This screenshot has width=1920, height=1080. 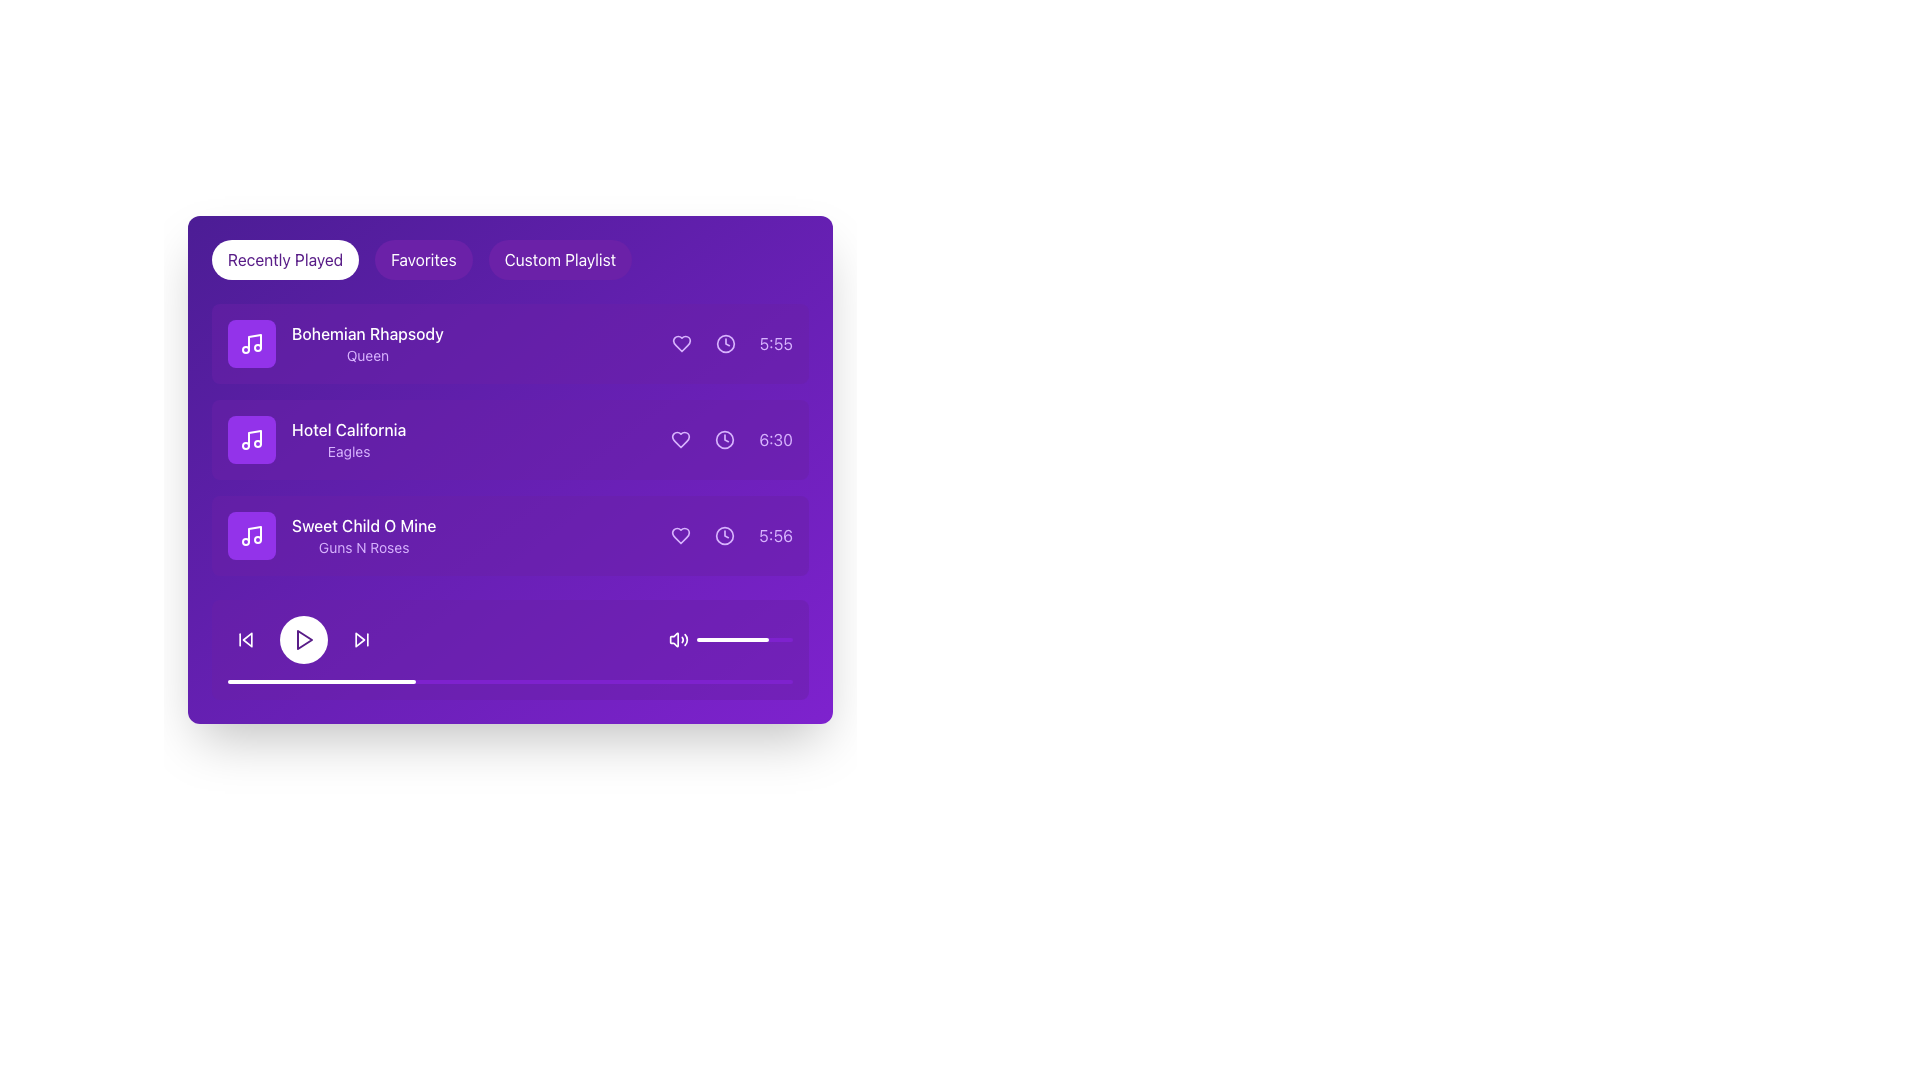 What do you see at coordinates (304, 640) in the screenshot?
I see `the triangular play icon, which is vibrant purple and located inside a circular button with a white background at the bottom of the music application interface` at bounding box center [304, 640].